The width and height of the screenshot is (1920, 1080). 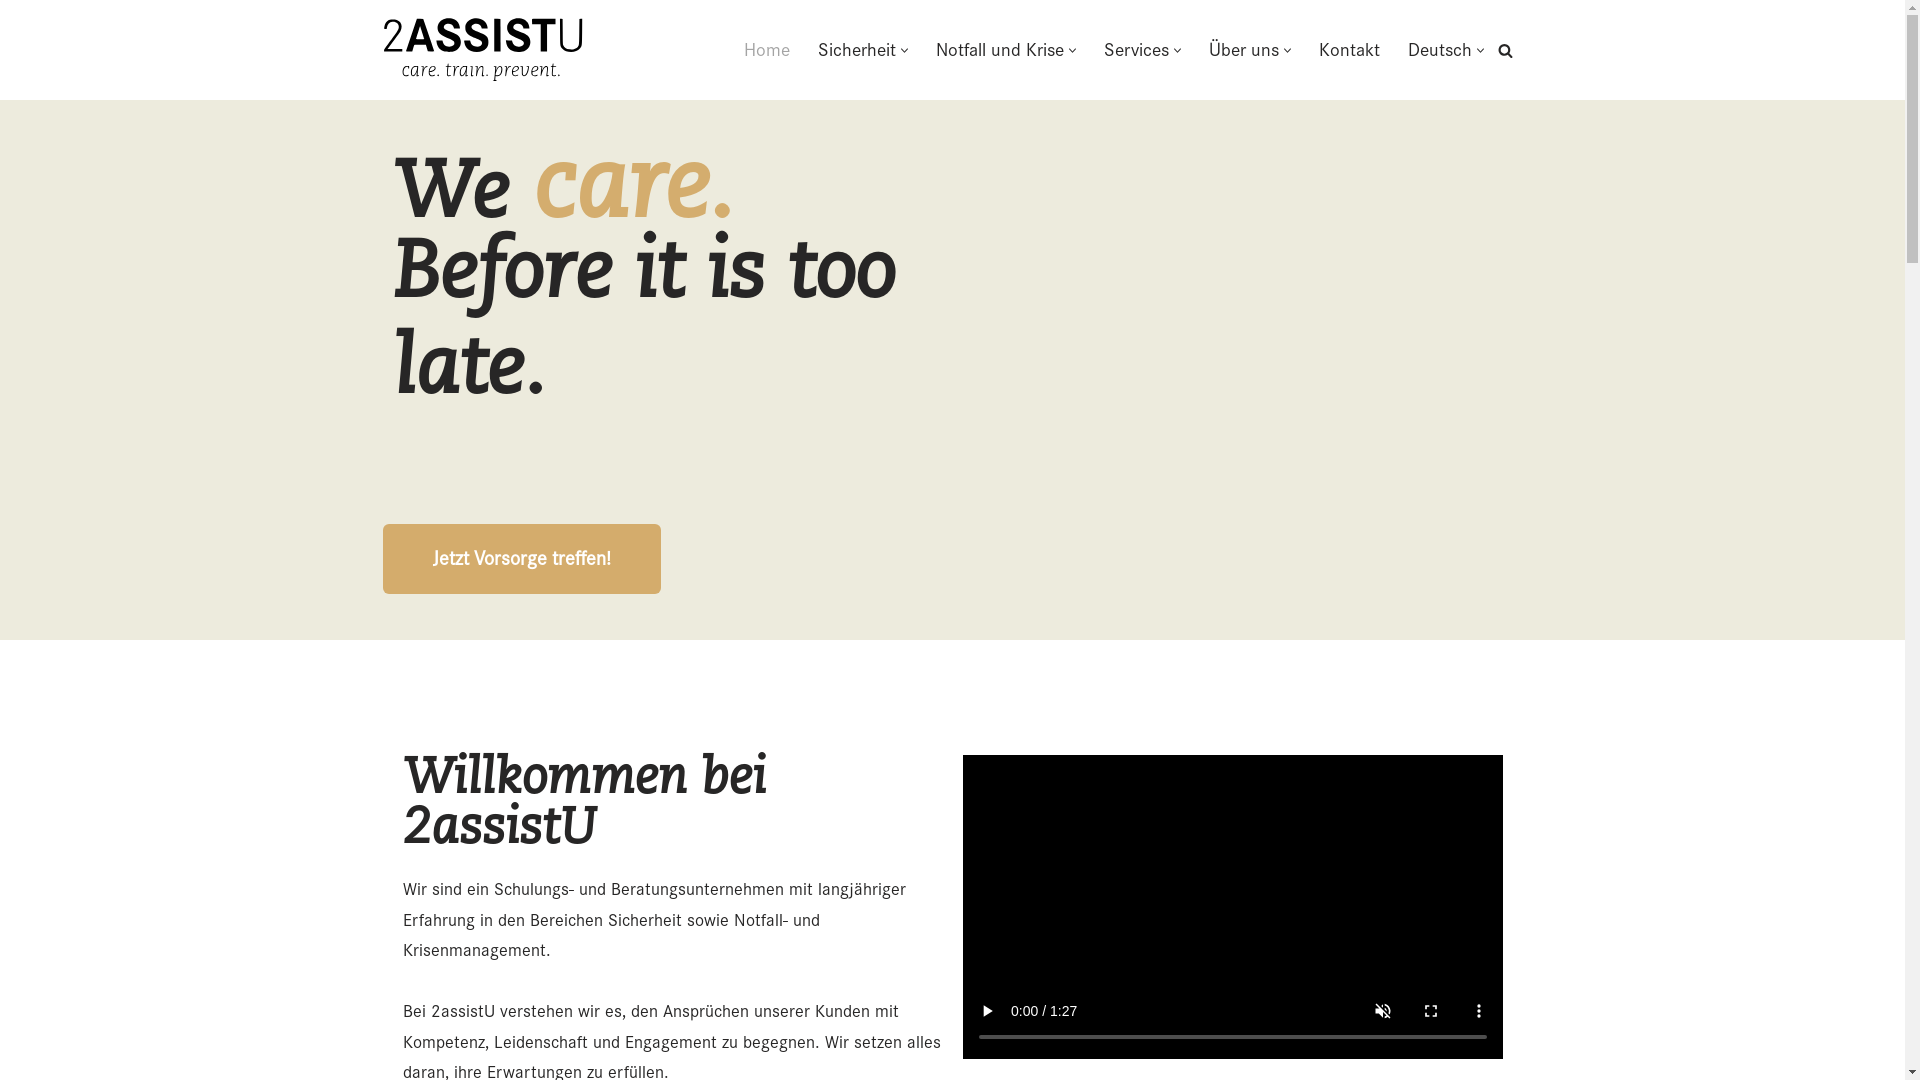 What do you see at coordinates (1348, 48) in the screenshot?
I see `'Kontakt'` at bounding box center [1348, 48].